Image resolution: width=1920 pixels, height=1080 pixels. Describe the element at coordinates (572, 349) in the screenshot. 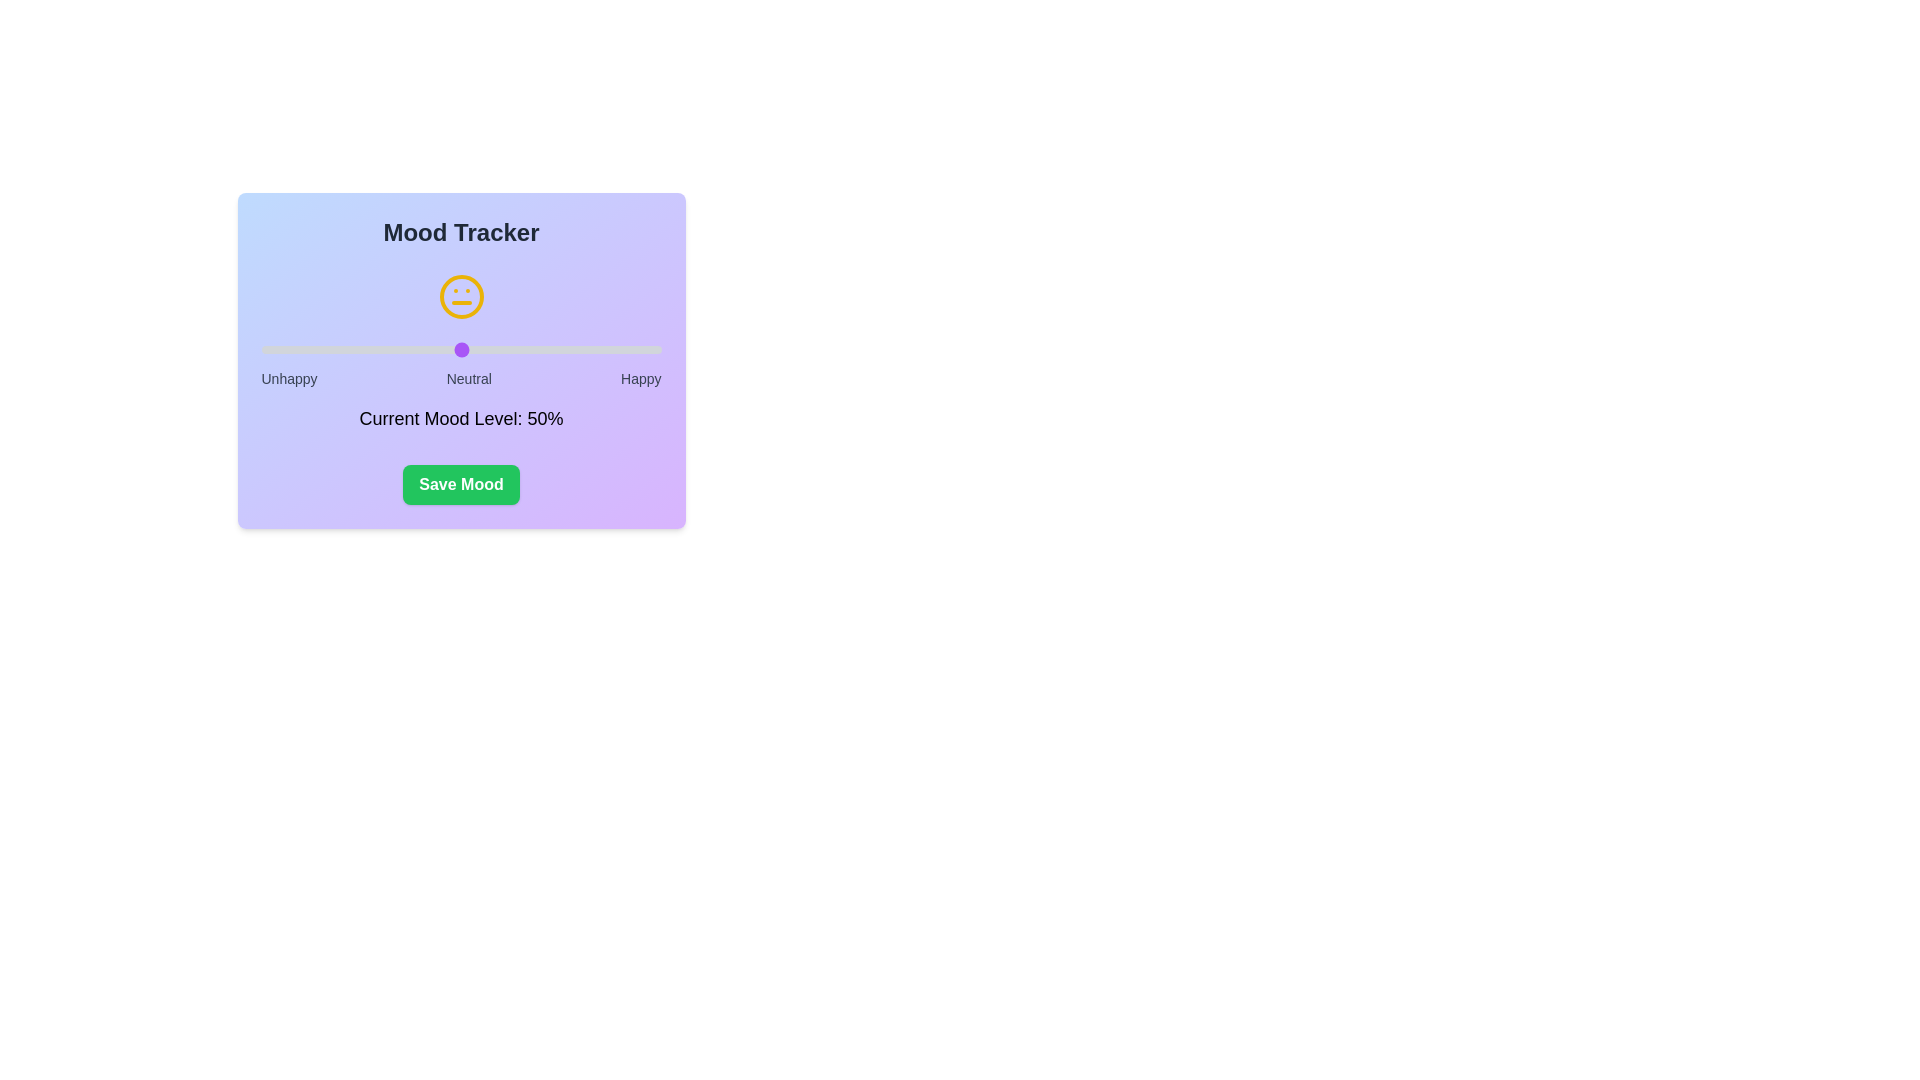

I see `the mood level to 78% using the slider` at that location.